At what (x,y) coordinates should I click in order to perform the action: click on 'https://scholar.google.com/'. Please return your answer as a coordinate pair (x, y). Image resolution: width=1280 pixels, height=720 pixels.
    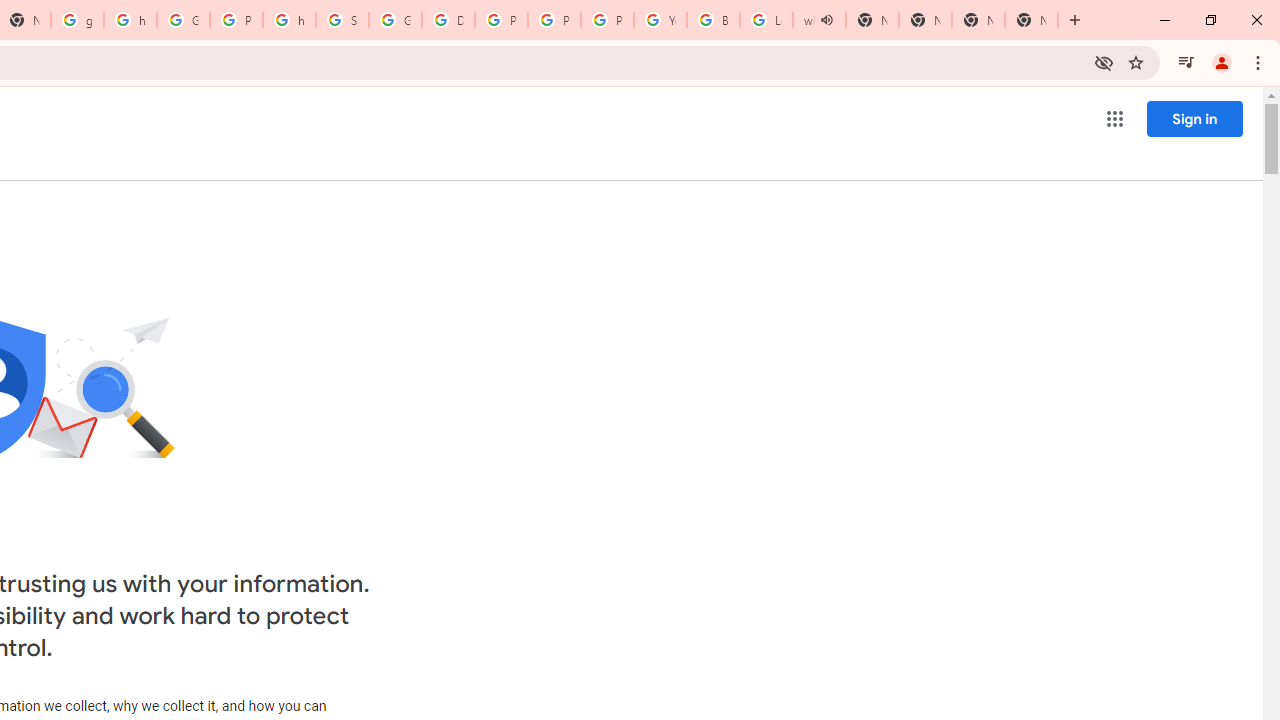
    Looking at the image, I should click on (129, 20).